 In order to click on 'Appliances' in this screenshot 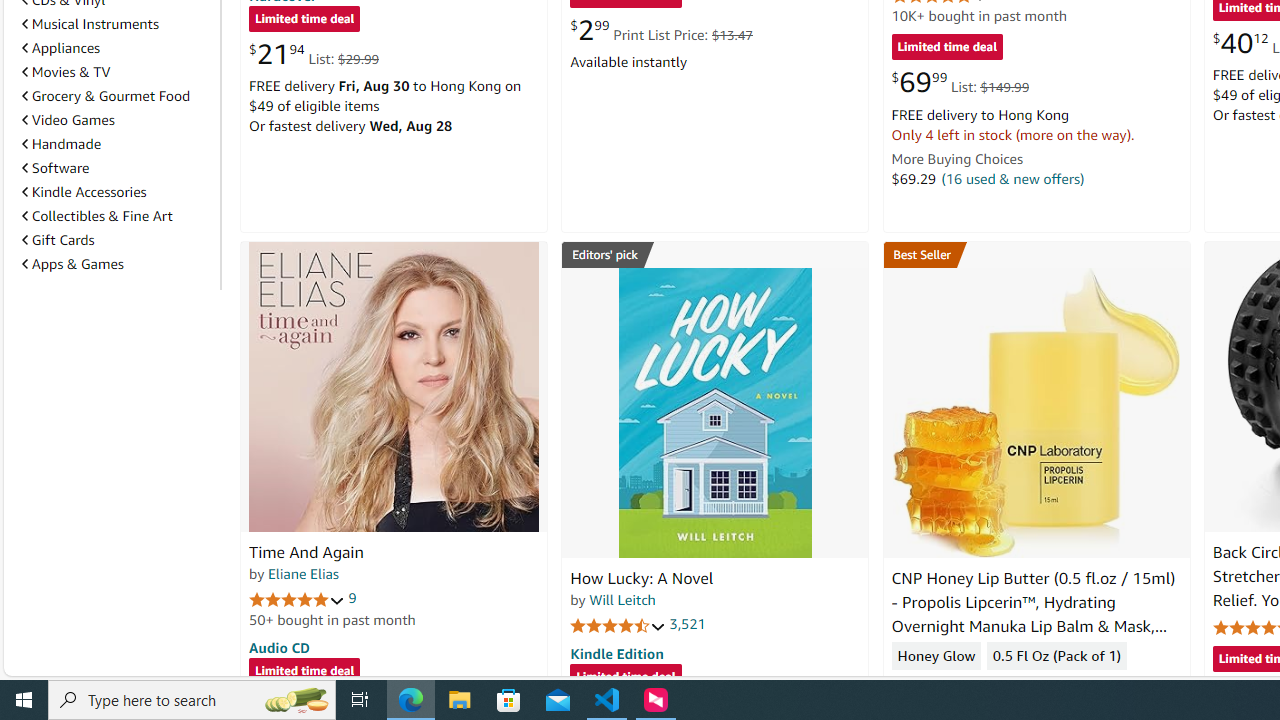, I will do `click(116, 47)`.